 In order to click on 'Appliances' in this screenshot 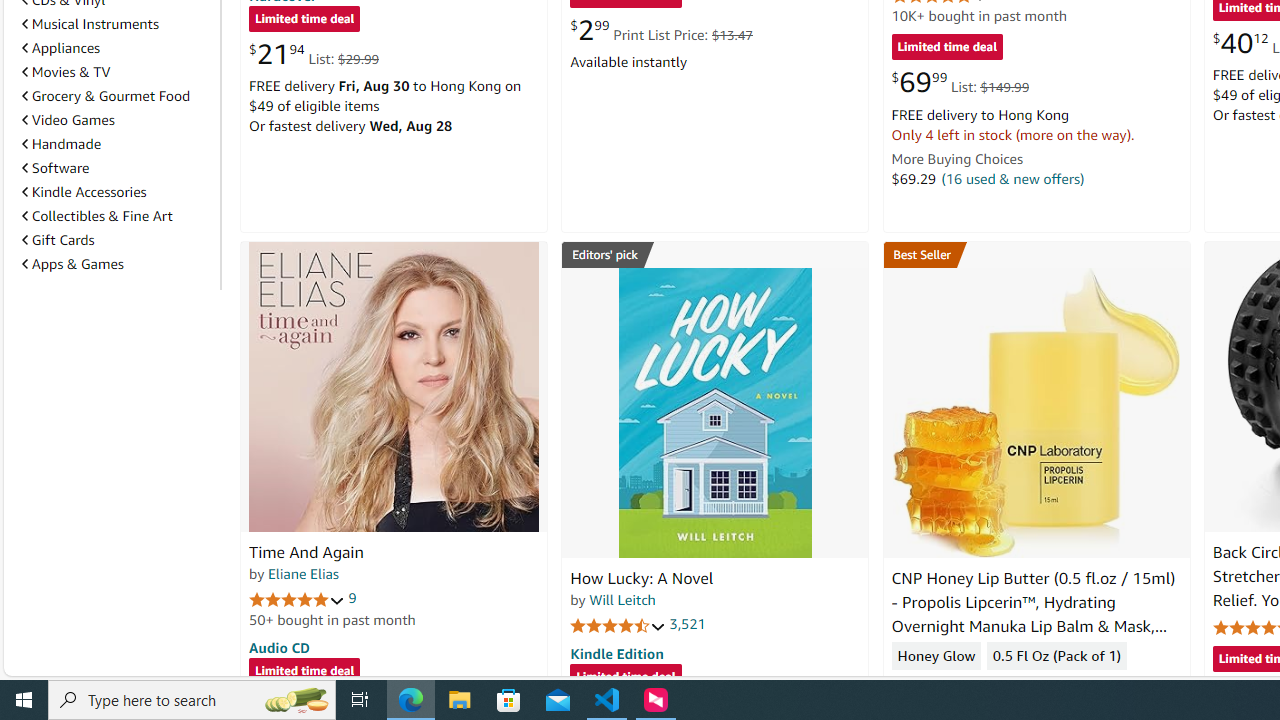, I will do `click(116, 47)`.